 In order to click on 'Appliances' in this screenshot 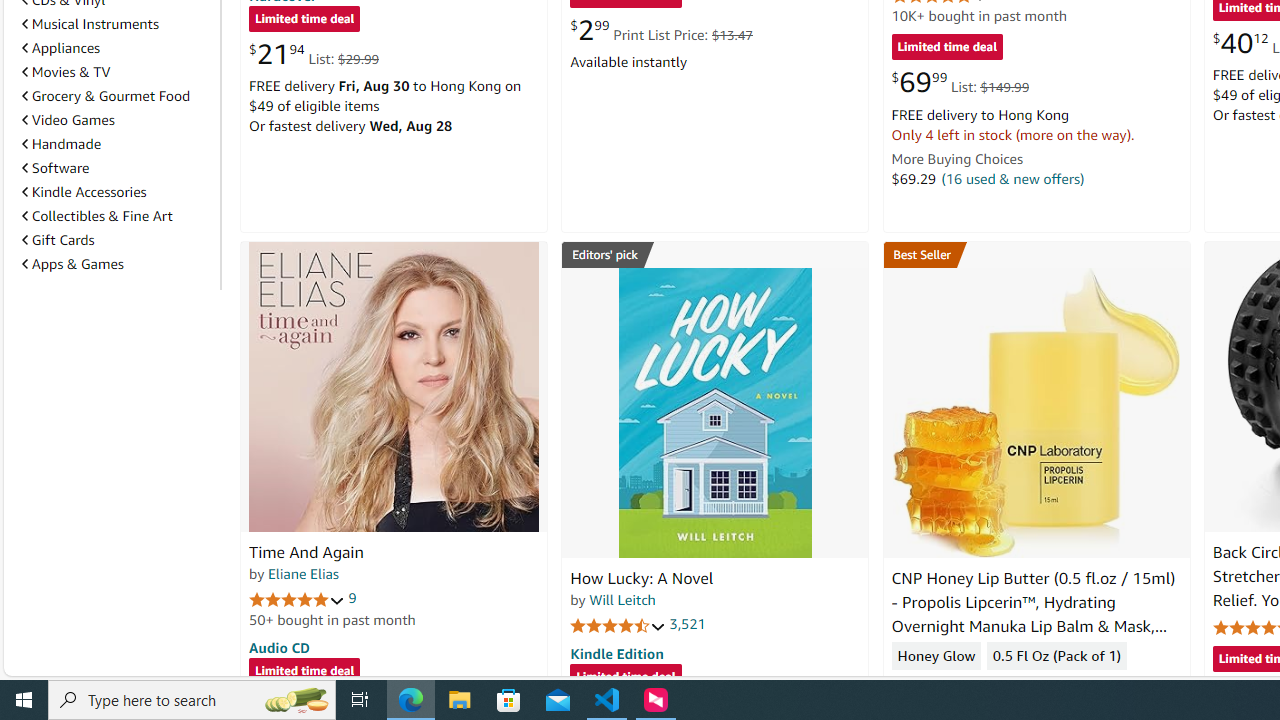, I will do `click(116, 47)`.